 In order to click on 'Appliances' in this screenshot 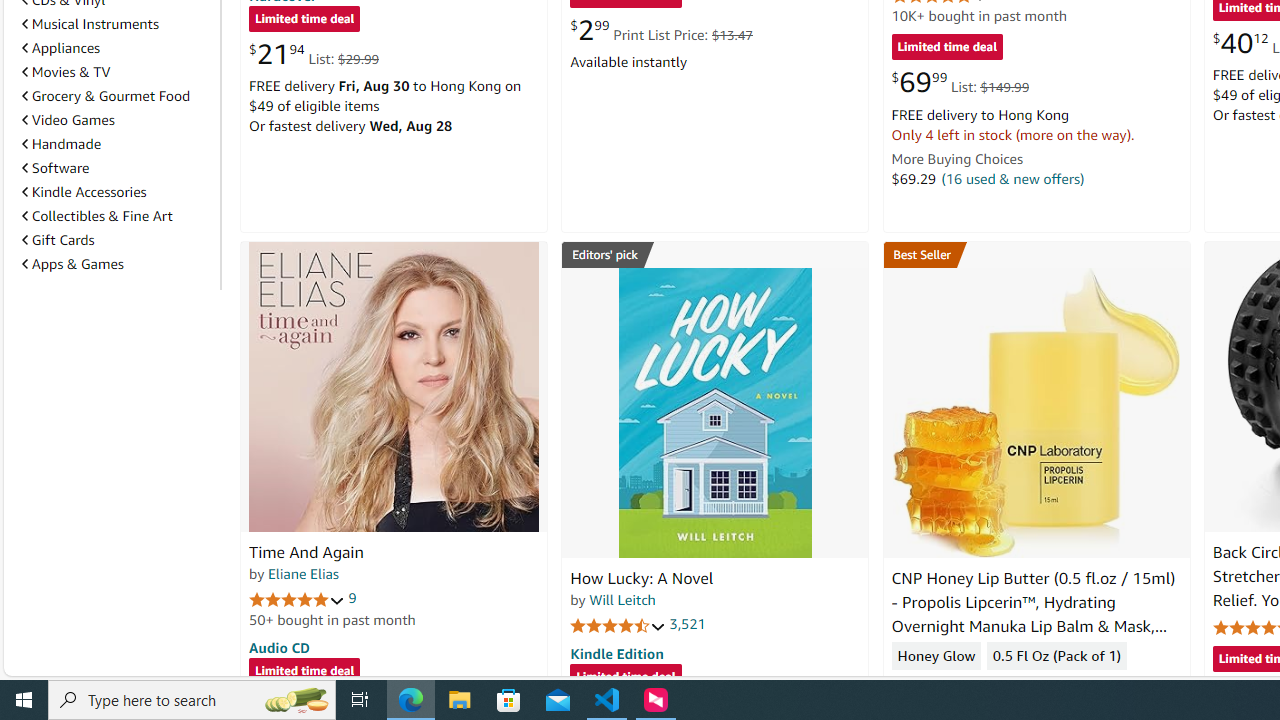, I will do `click(116, 47)`.